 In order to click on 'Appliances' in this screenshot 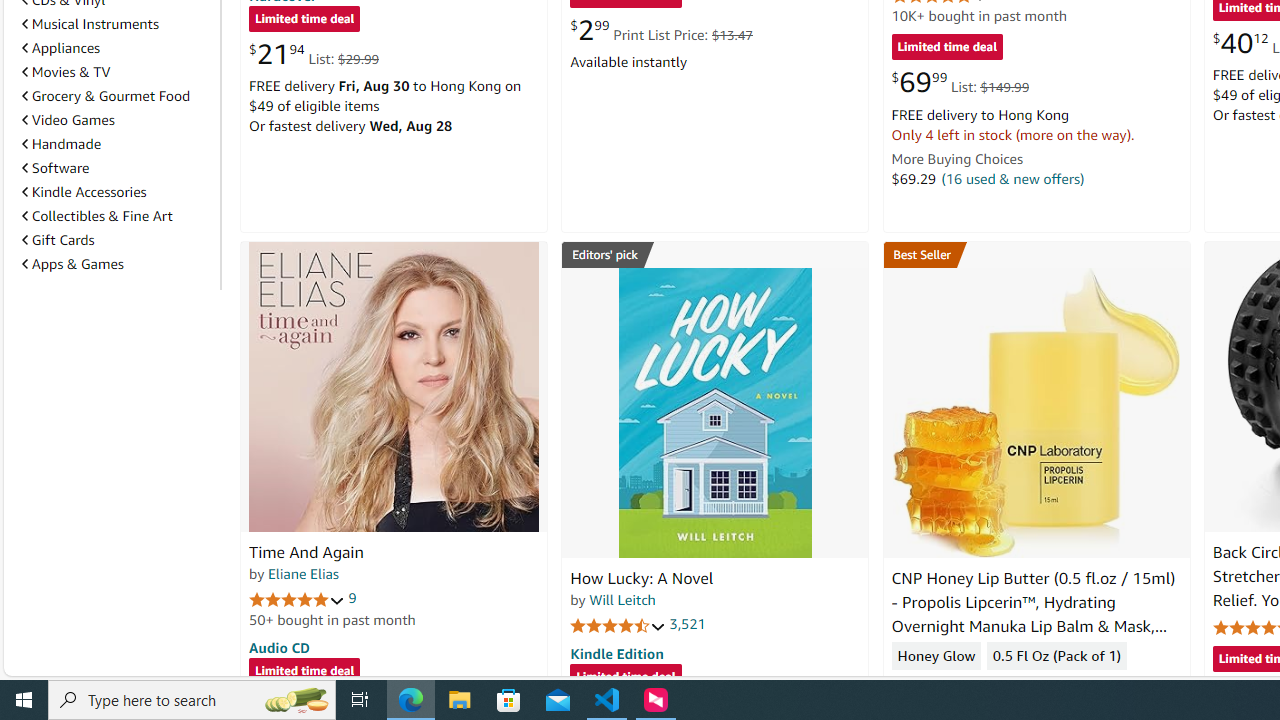, I will do `click(116, 47)`.